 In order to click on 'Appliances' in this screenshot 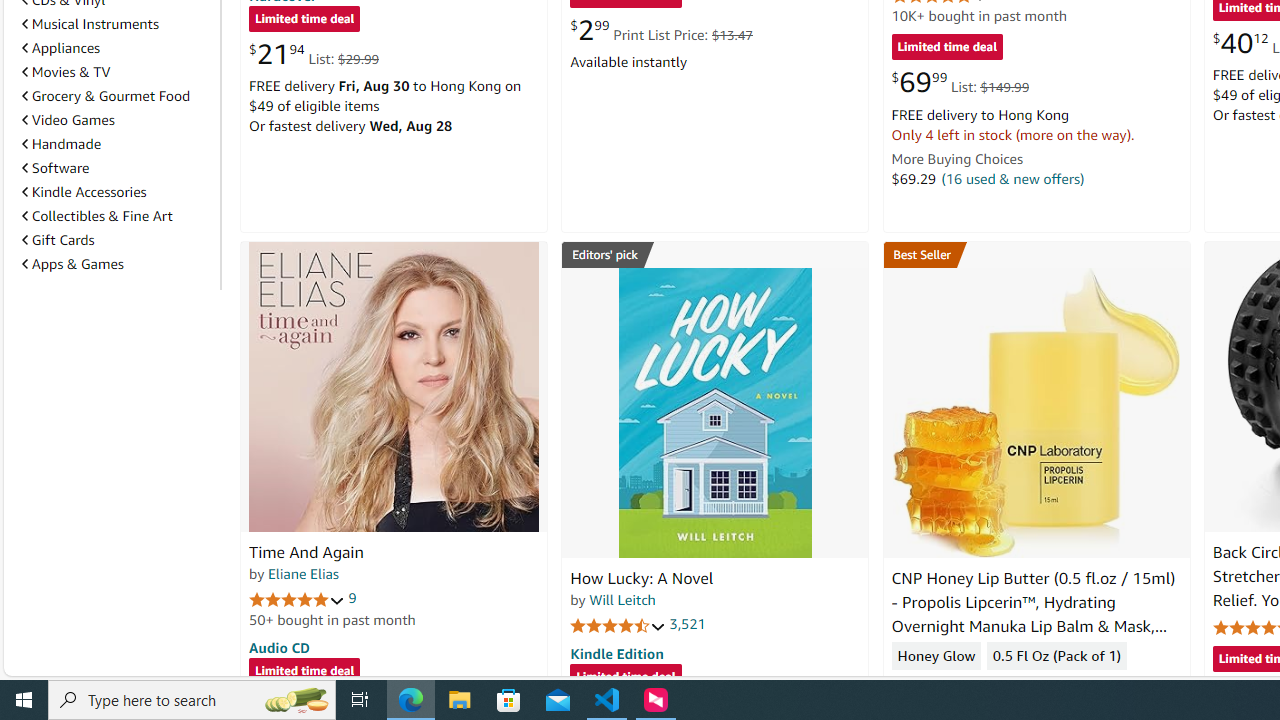, I will do `click(116, 47)`.